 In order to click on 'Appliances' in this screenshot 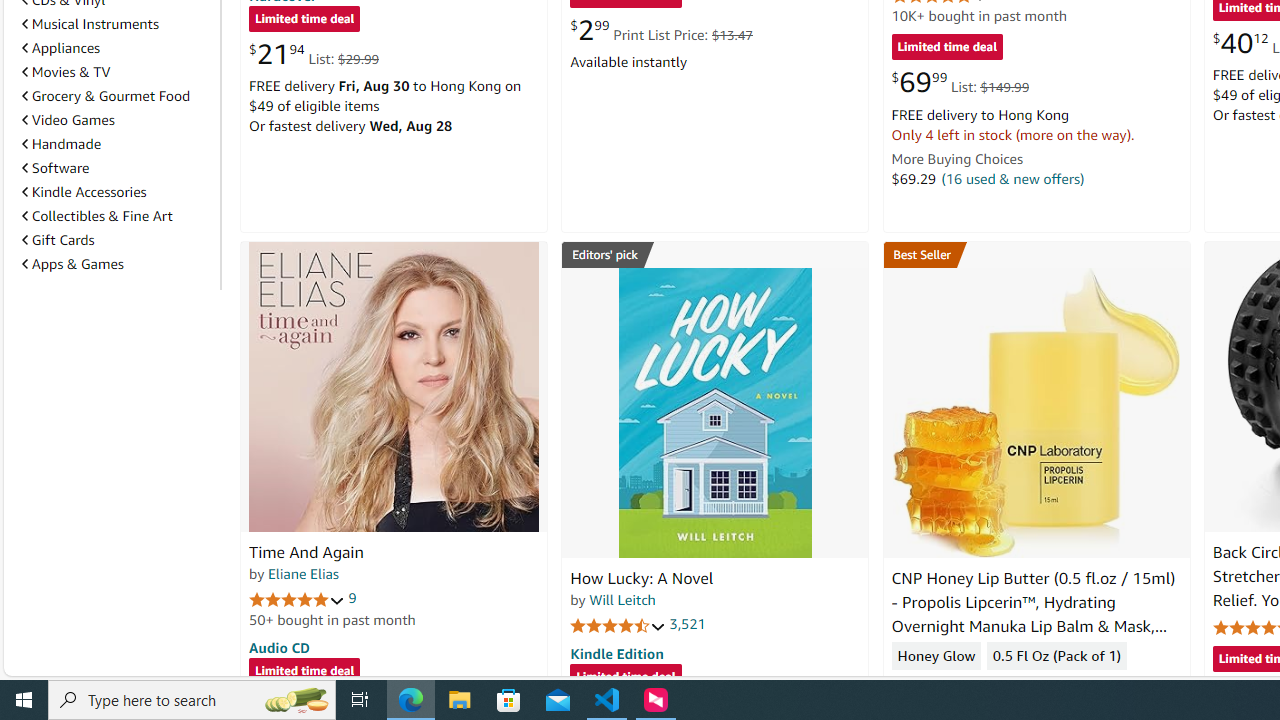, I will do `click(116, 47)`.